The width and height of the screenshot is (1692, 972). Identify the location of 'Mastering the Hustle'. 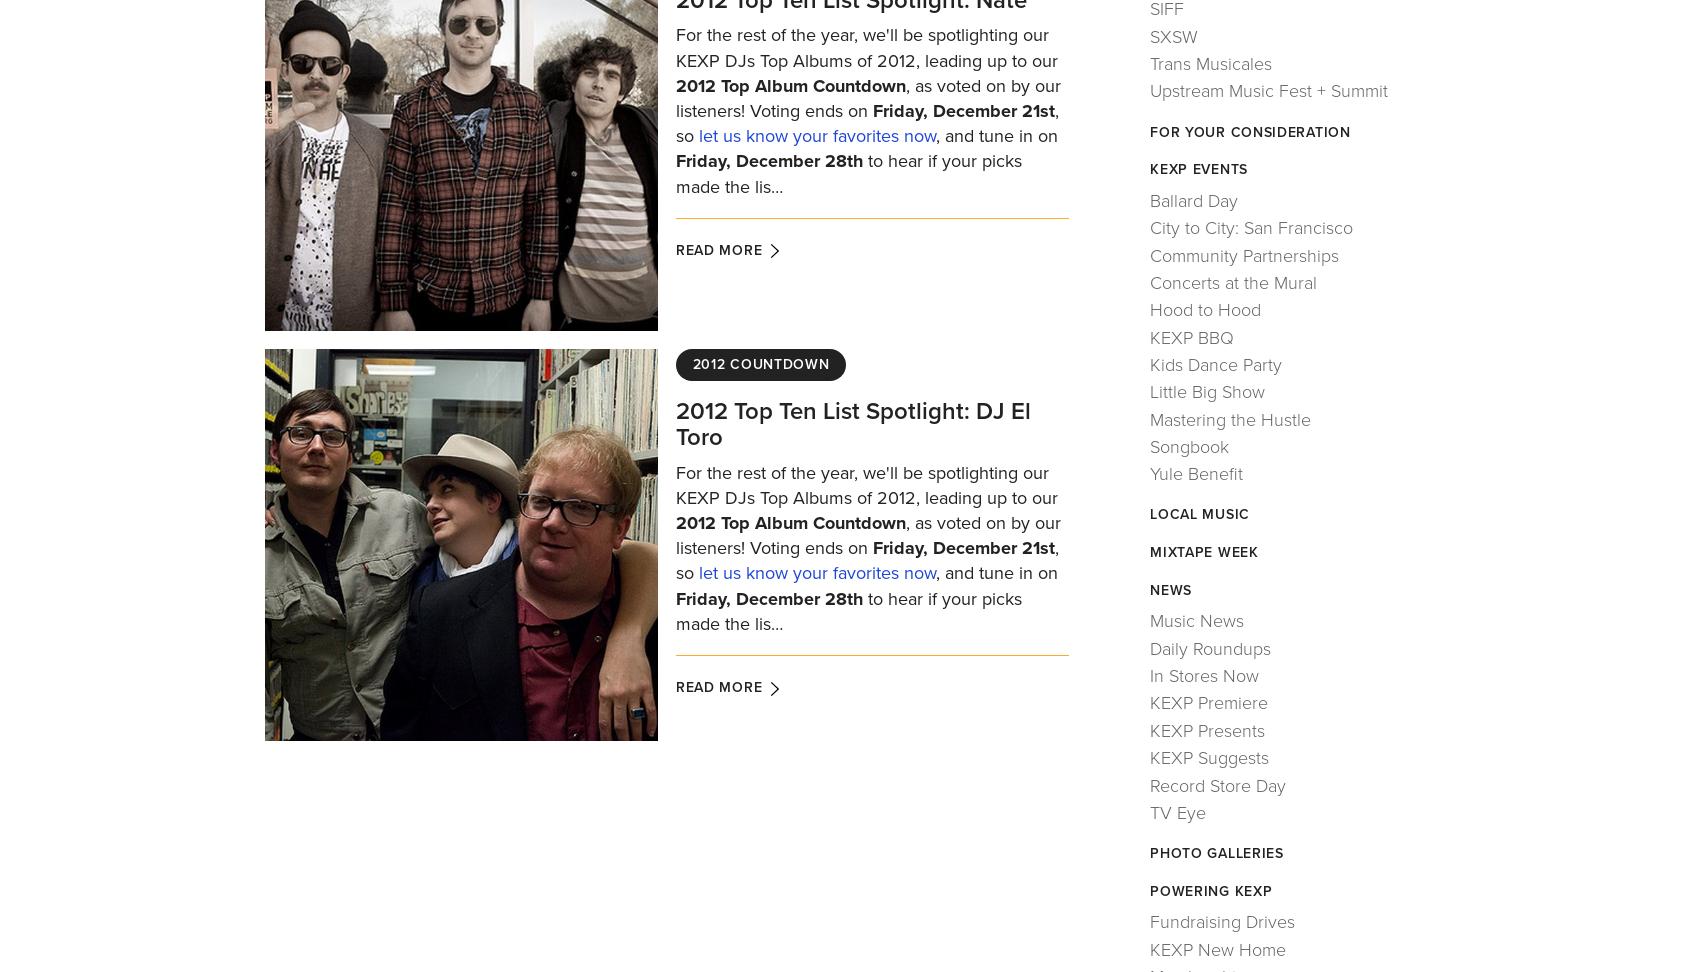
(1230, 419).